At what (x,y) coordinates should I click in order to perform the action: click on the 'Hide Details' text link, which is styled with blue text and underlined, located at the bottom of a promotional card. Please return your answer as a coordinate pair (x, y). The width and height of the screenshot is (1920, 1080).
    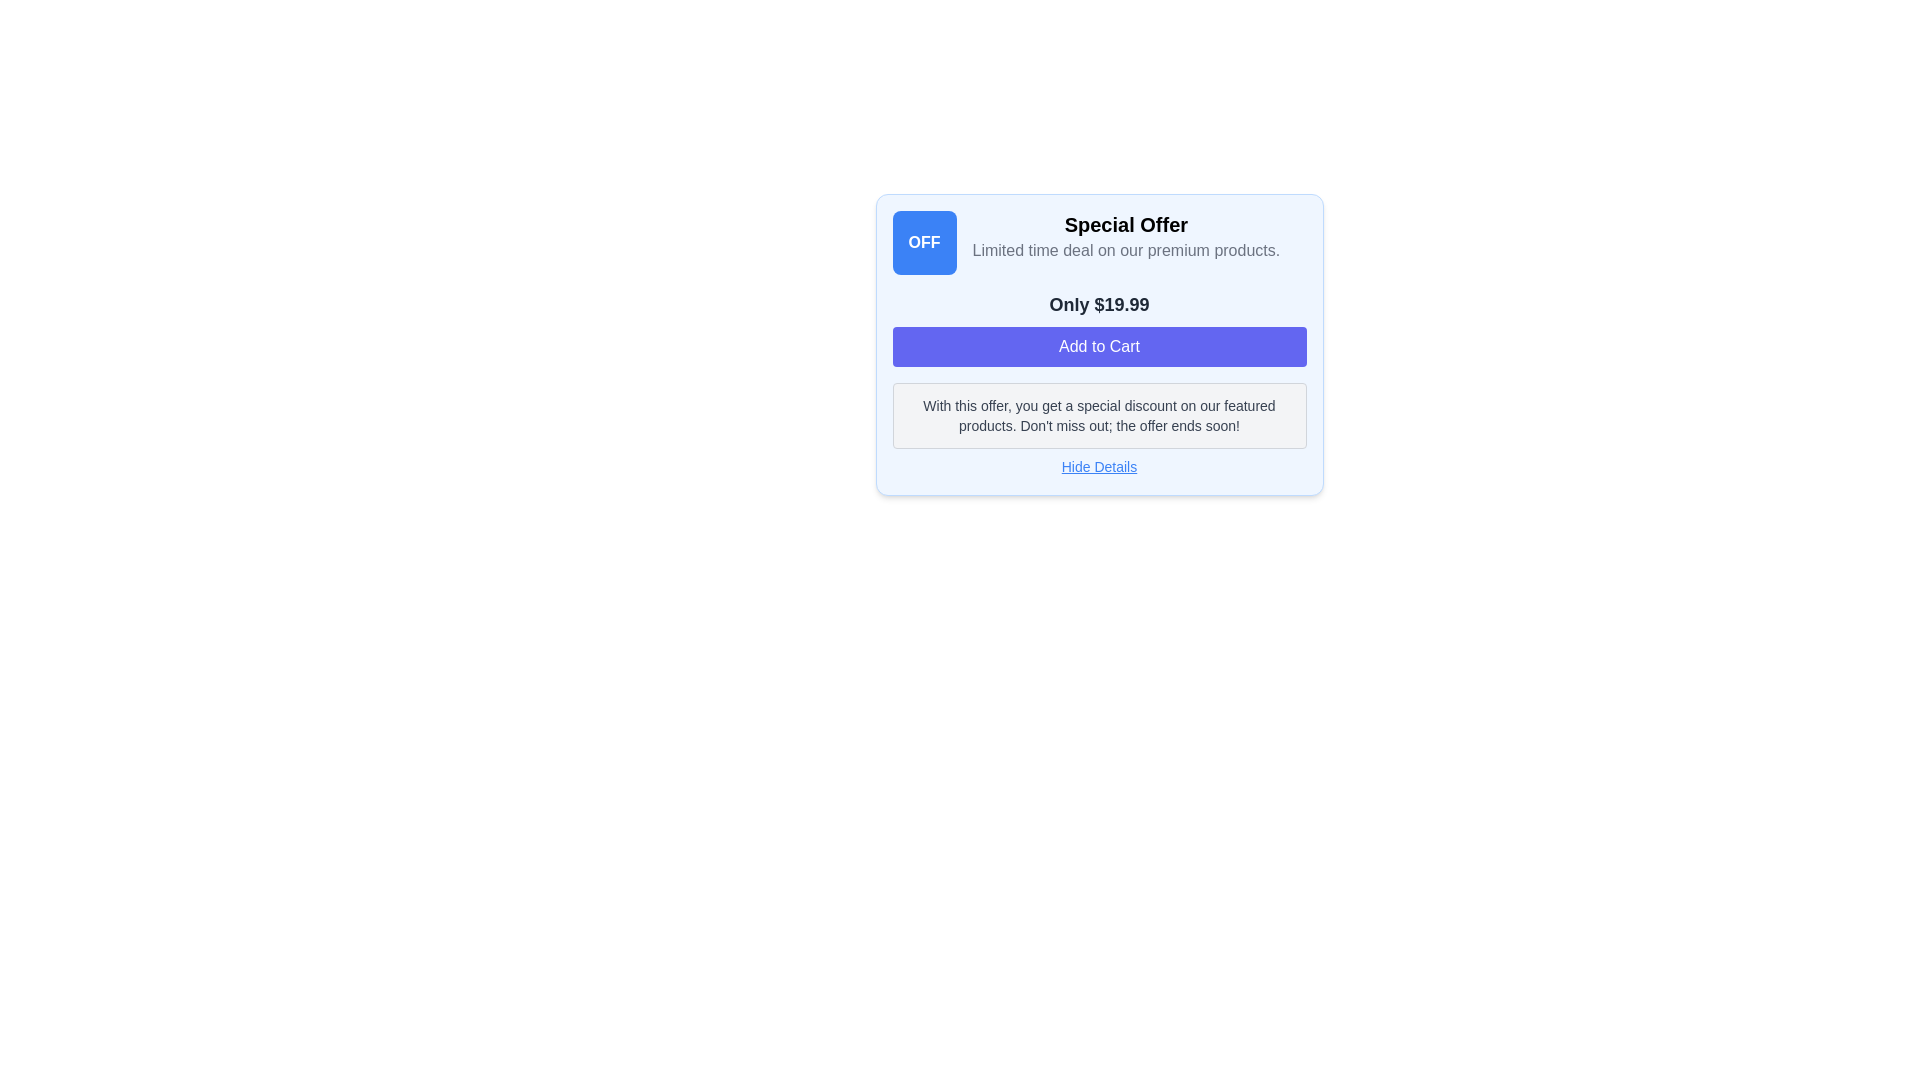
    Looking at the image, I should click on (1098, 466).